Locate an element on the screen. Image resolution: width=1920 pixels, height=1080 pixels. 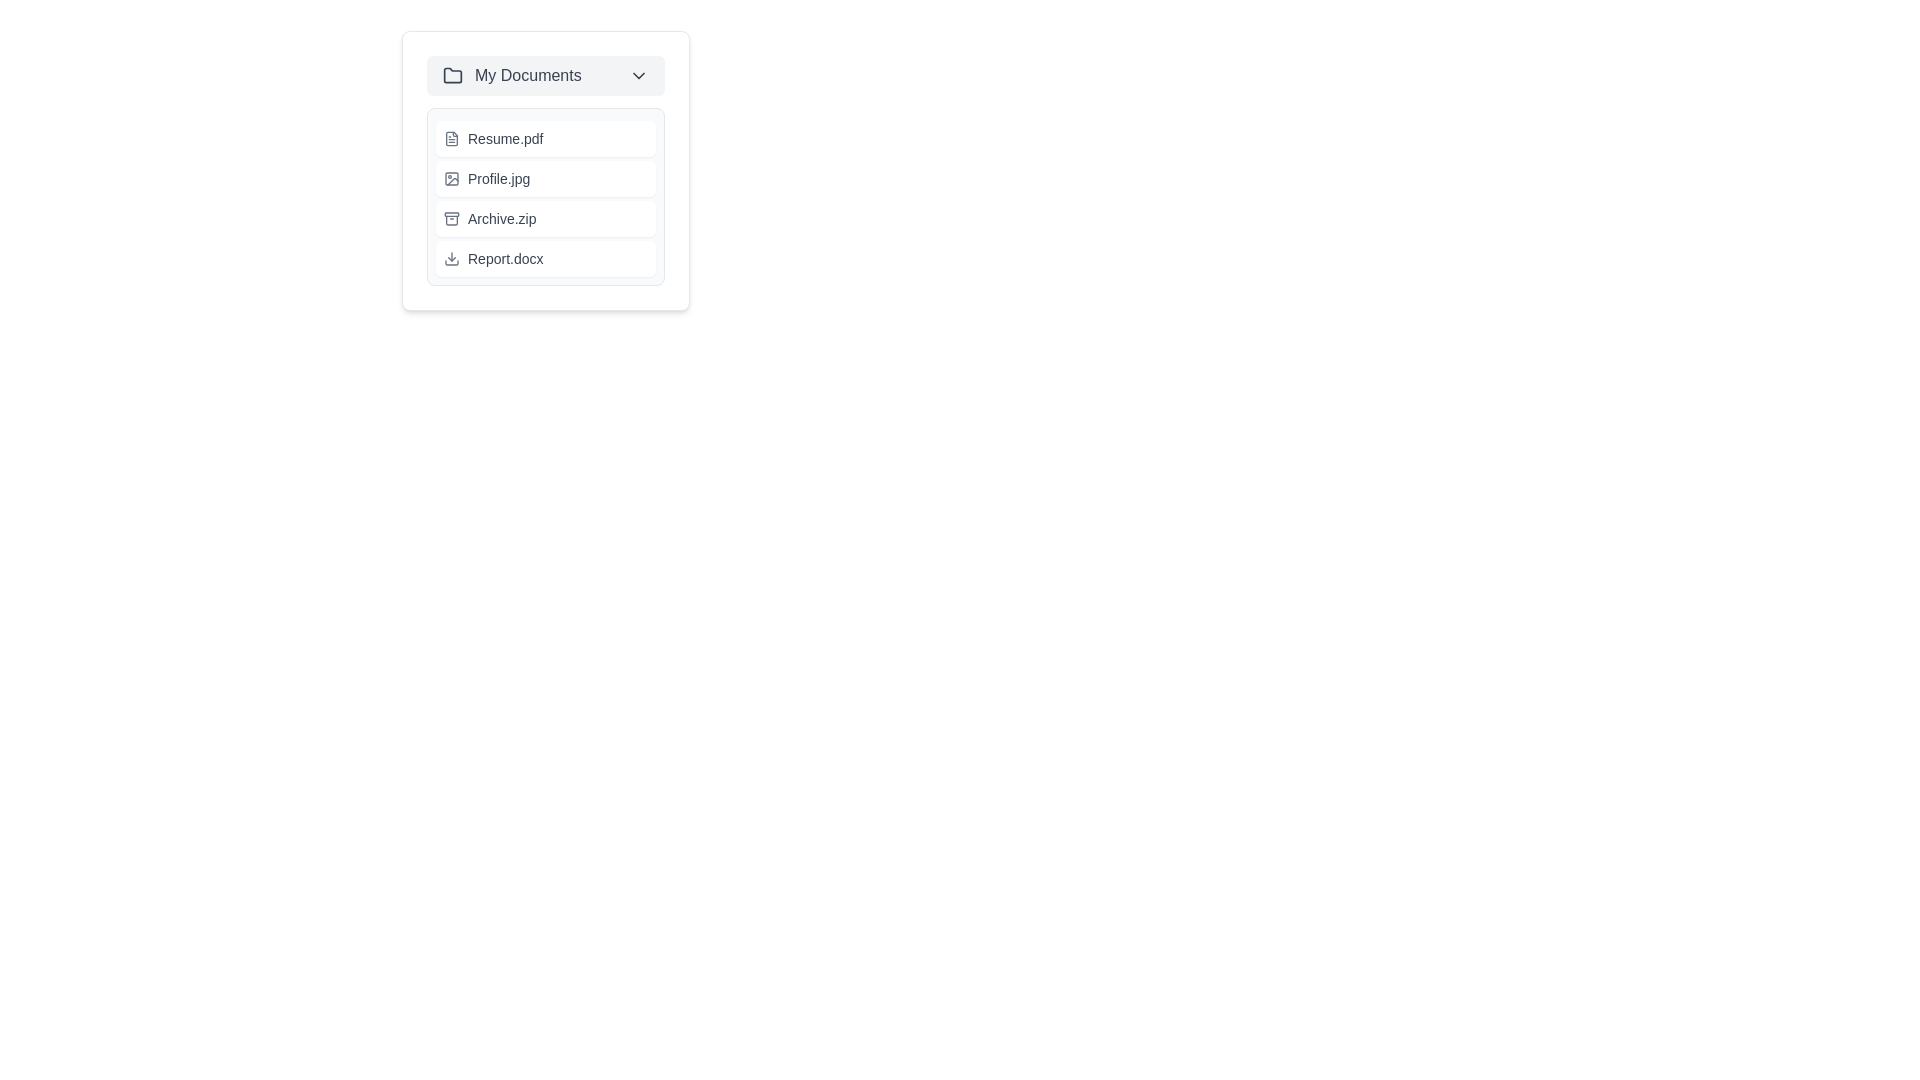
the file entry row labeled 'Profile.jpg' is located at coordinates (546, 177).